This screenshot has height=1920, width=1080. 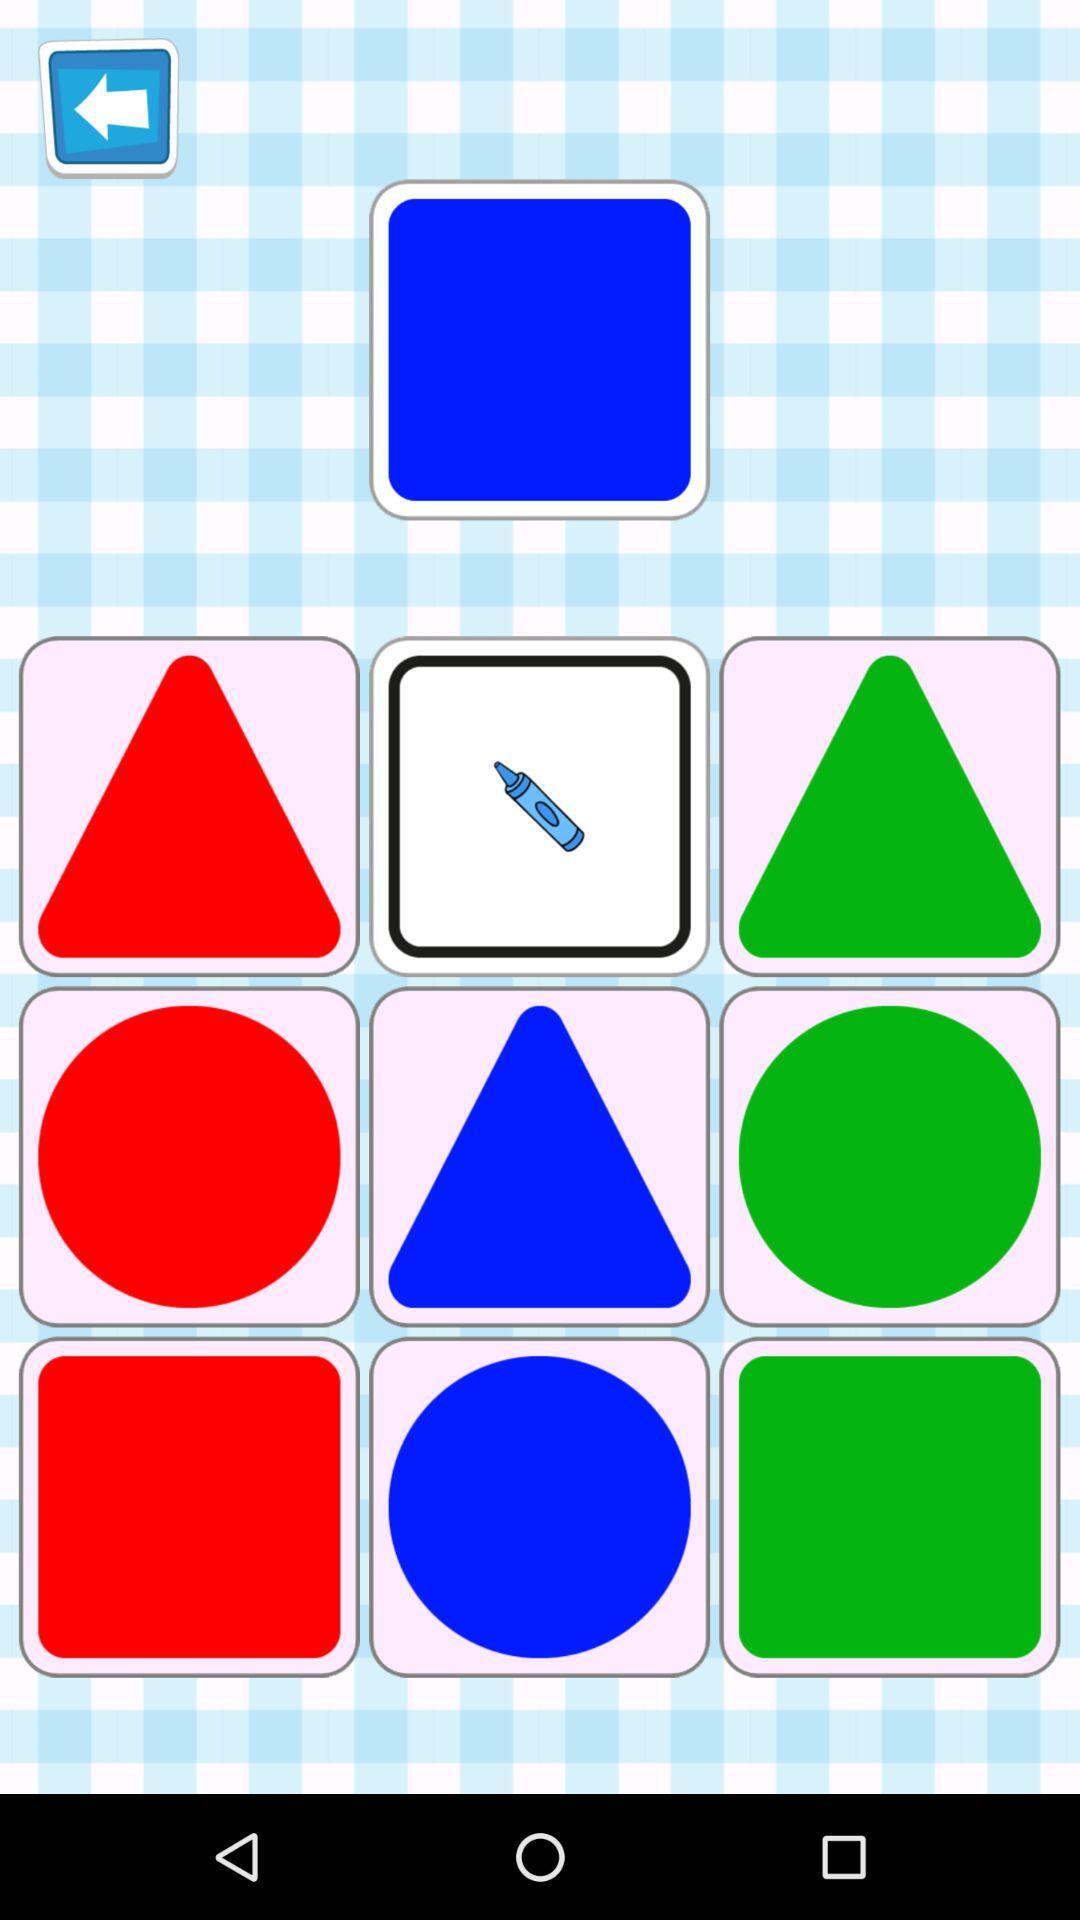 What do you see at coordinates (108, 115) in the screenshot?
I see `the arrow_backward icon` at bounding box center [108, 115].